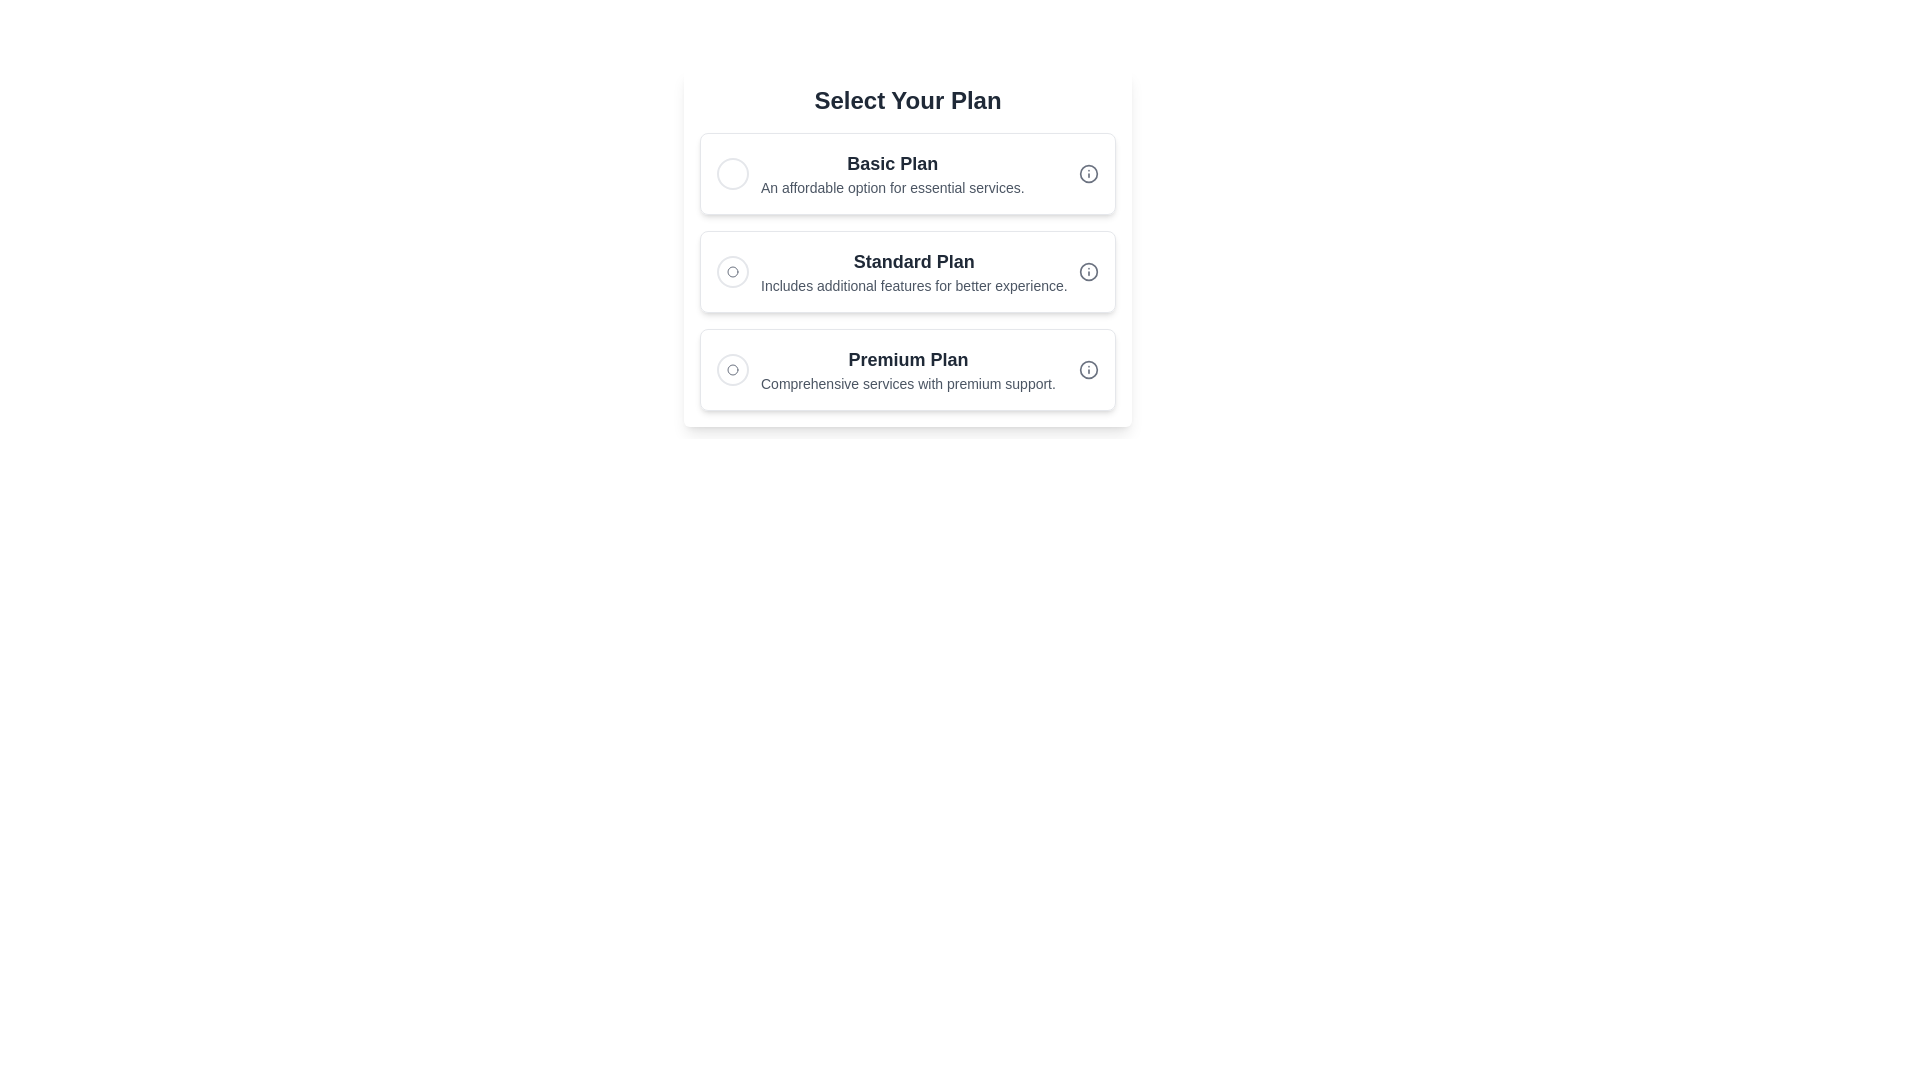 Image resolution: width=1920 pixels, height=1080 pixels. What do you see at coordinates (891, 188) in the screenshot?
I see `the text label displaying 'An affordable option for essential services.' which is located under the title 'Basic Plan' in the card layout` at bounding box center [891, 188].